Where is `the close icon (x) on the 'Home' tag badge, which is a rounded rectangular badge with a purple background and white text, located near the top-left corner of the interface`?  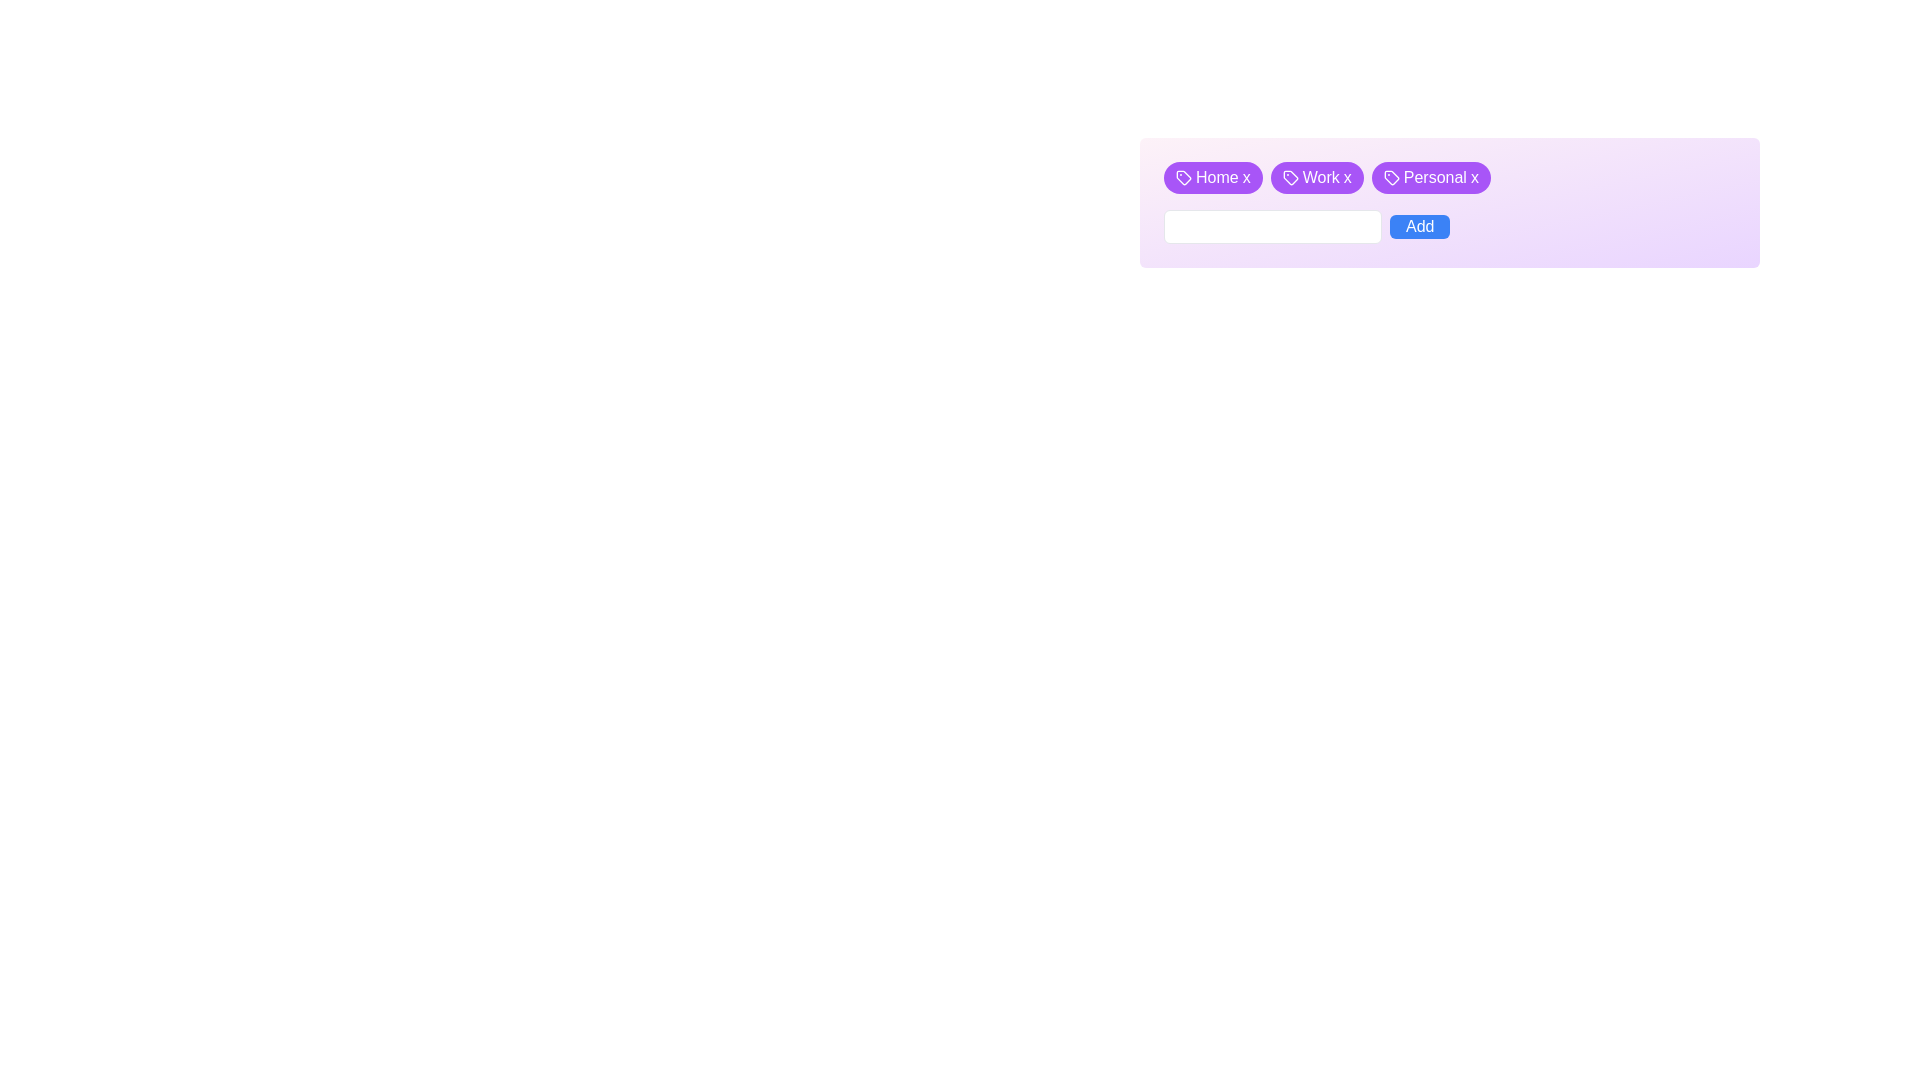
the close icon (x) on the 'Home' tag badge, which is a rounded rectangular badge with a purple background and white text, located near the top-left corner of the interface is located at coordinates (1212, 176).